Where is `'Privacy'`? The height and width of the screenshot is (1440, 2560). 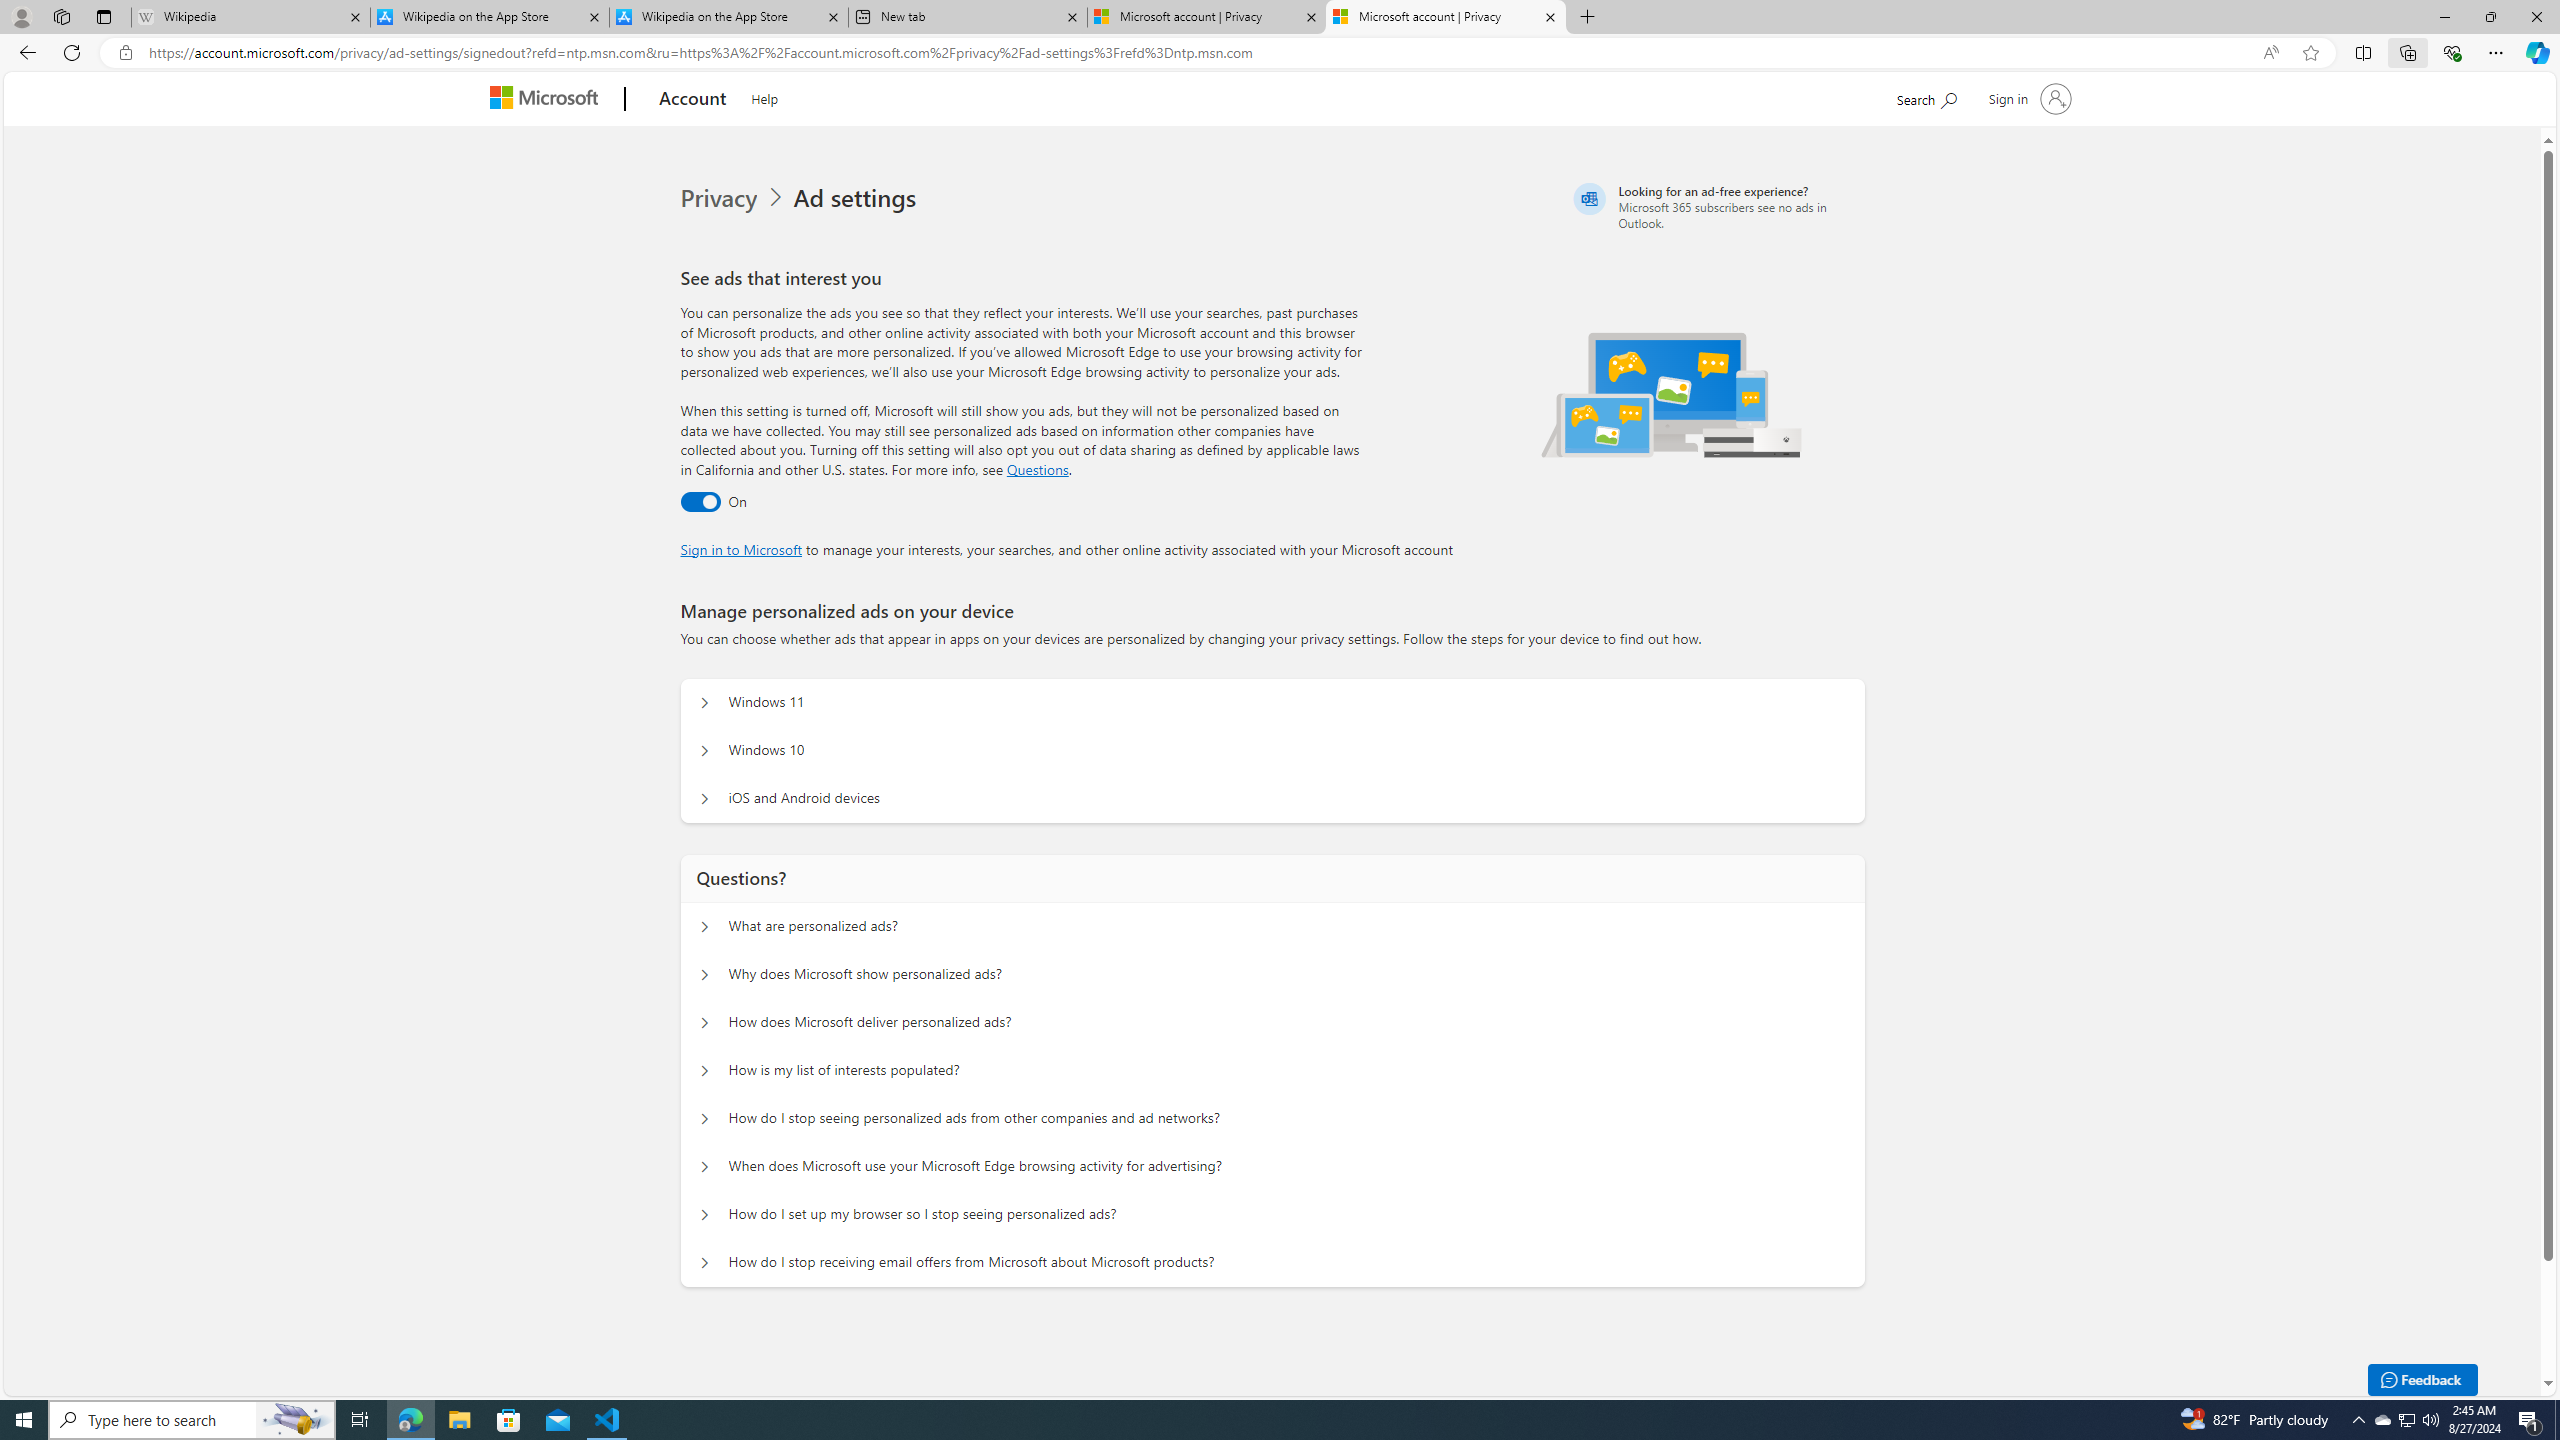
'Privacy' is located at coordinates (735, 198).